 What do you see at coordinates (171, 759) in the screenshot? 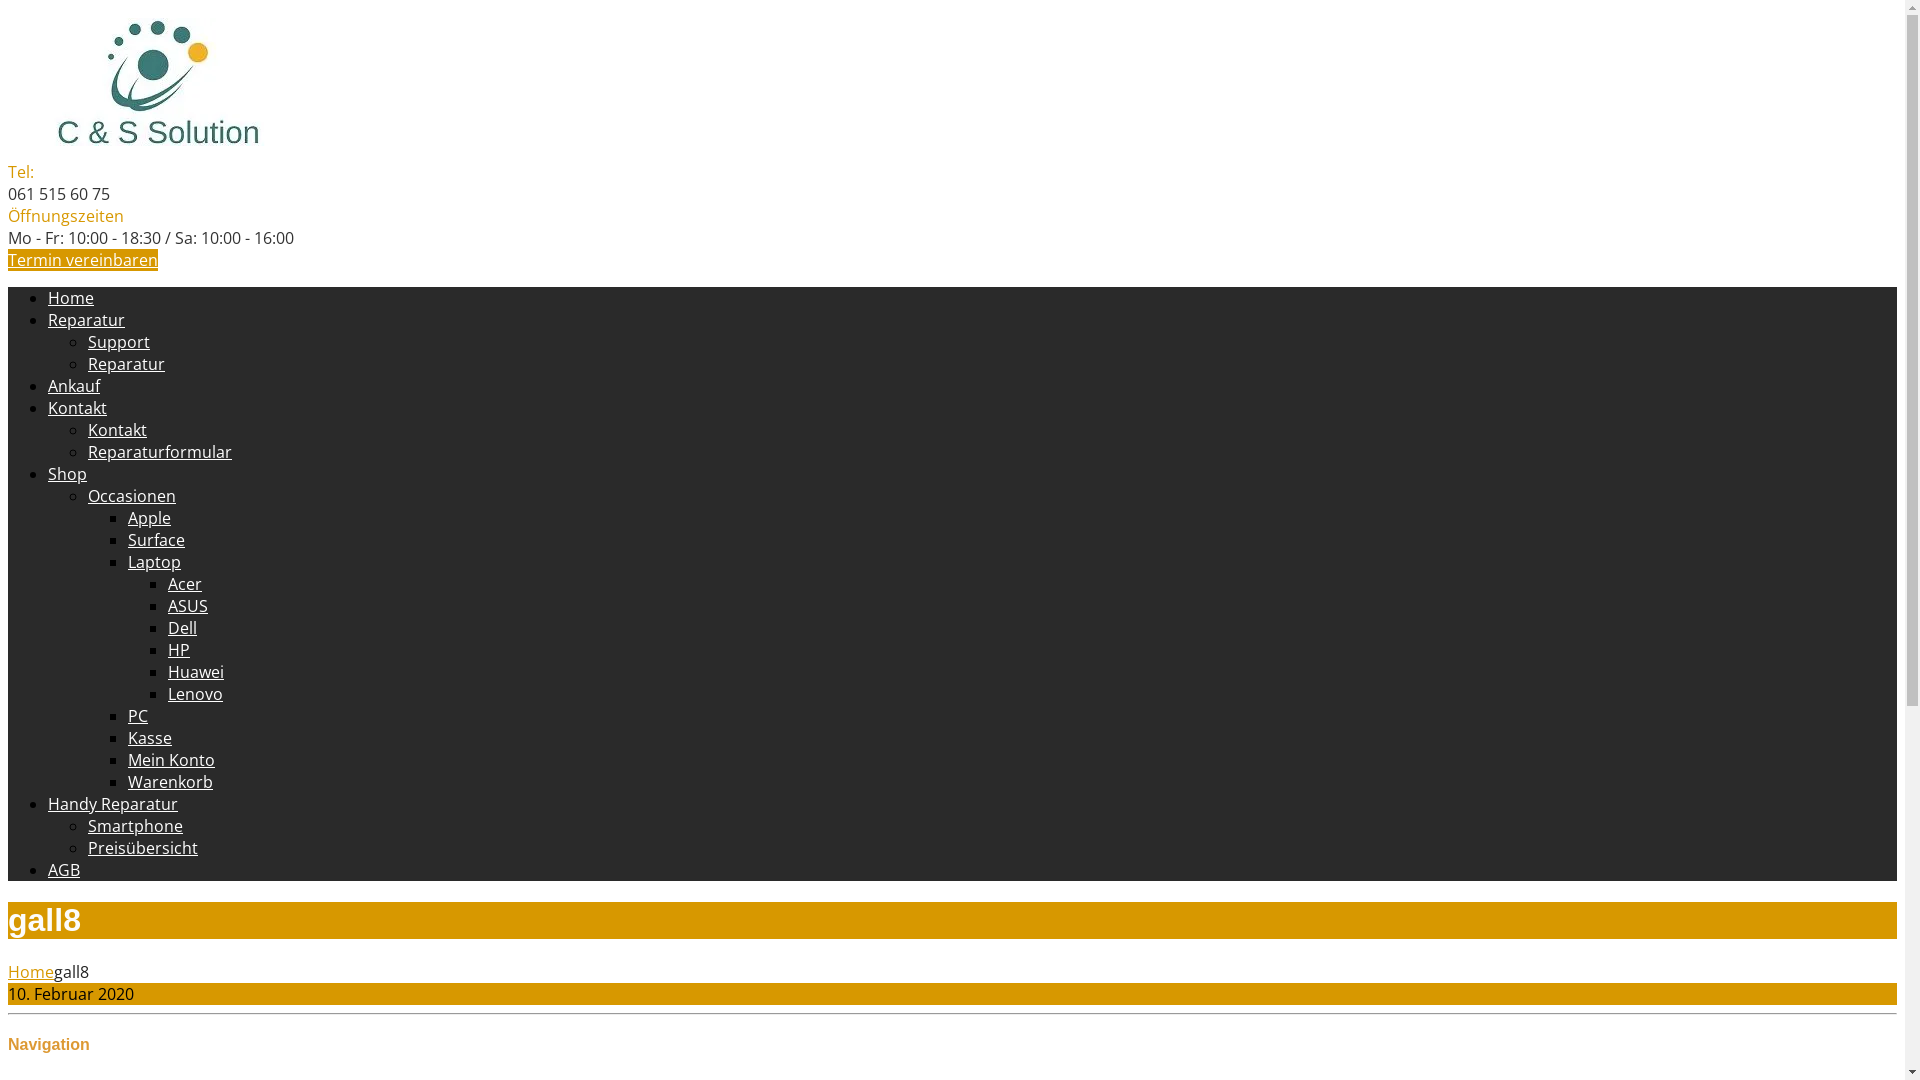
I see `'Mein Konto'` at bounding box center [171, 759].